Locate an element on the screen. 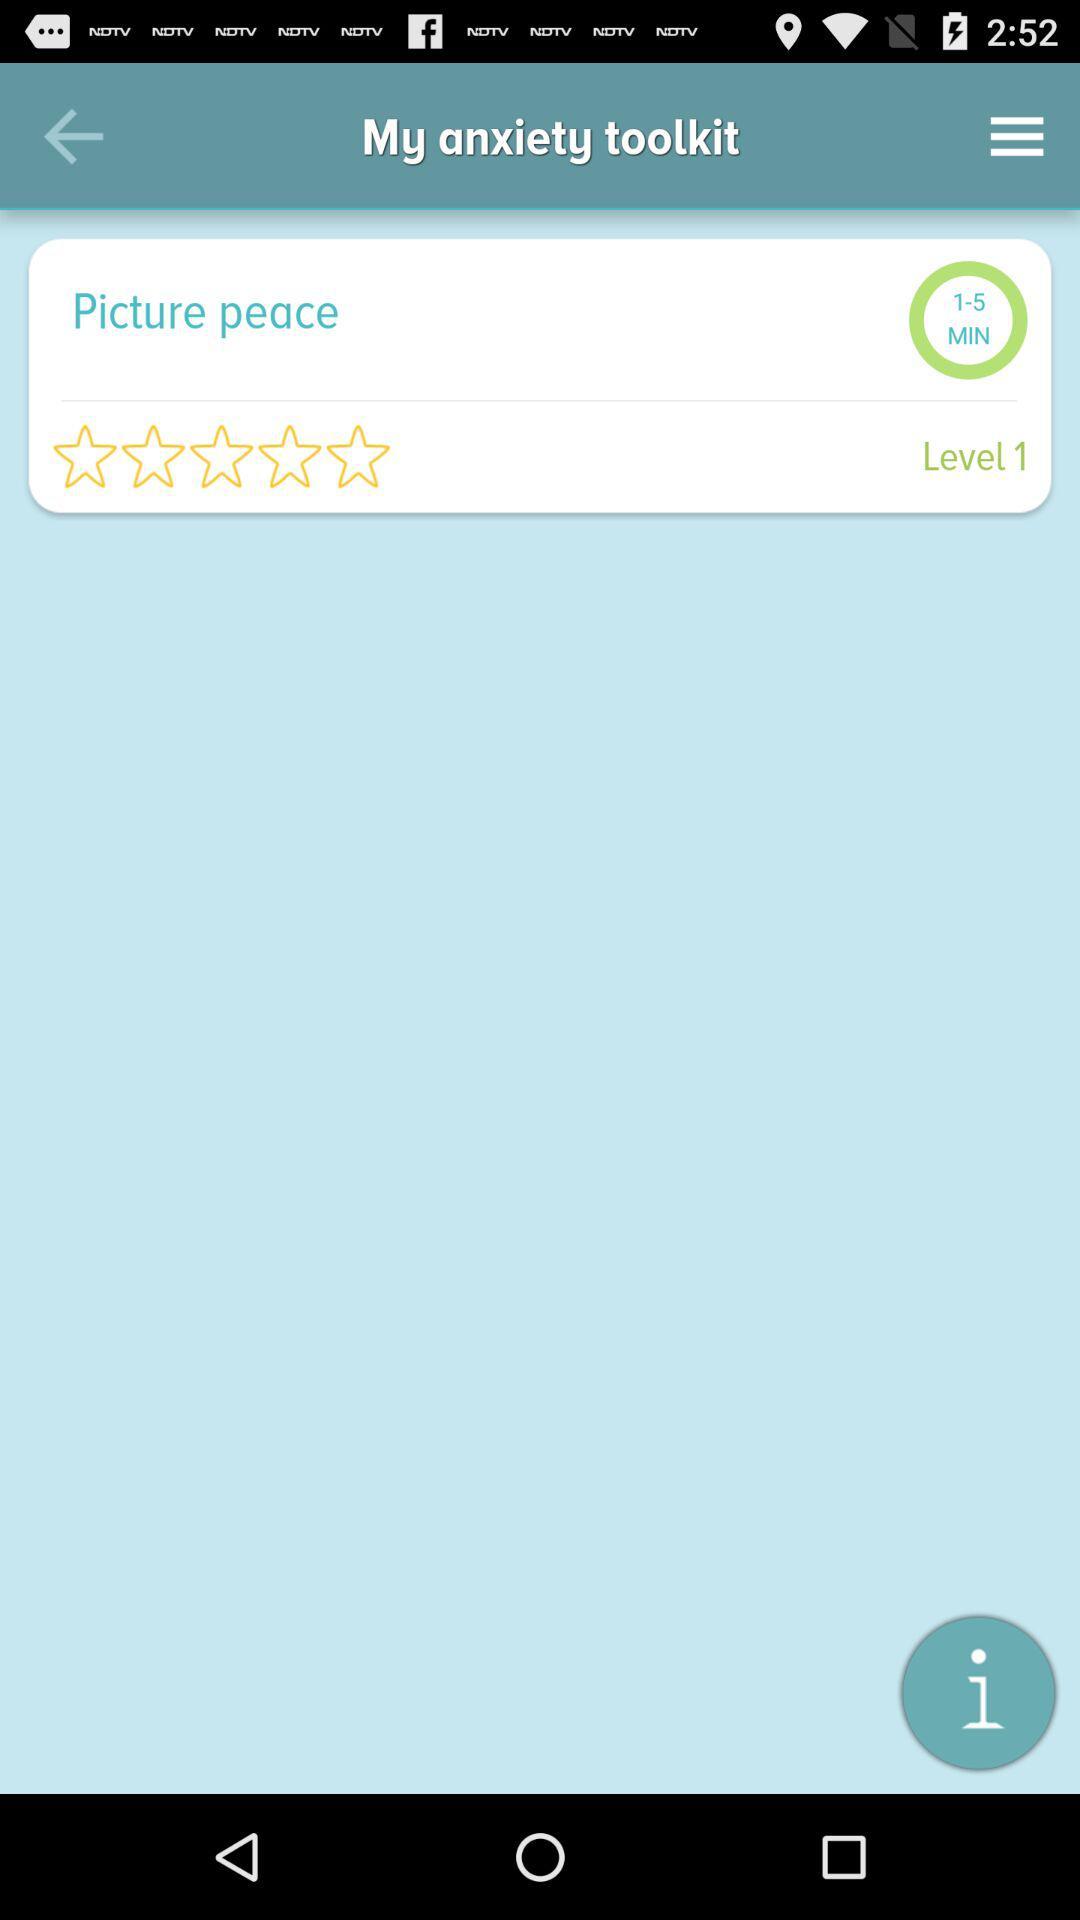 The height and width of the screenshot is (1920, 1080). item to the left of level 1 item is located at coordinates (221, 455).